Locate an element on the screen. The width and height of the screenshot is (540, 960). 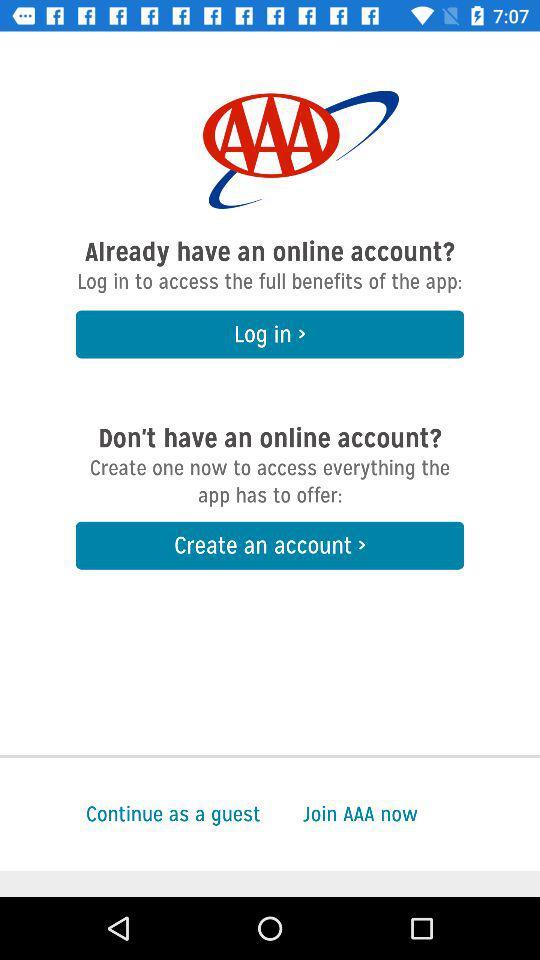
continue as a is located at coordinates (130, 814).